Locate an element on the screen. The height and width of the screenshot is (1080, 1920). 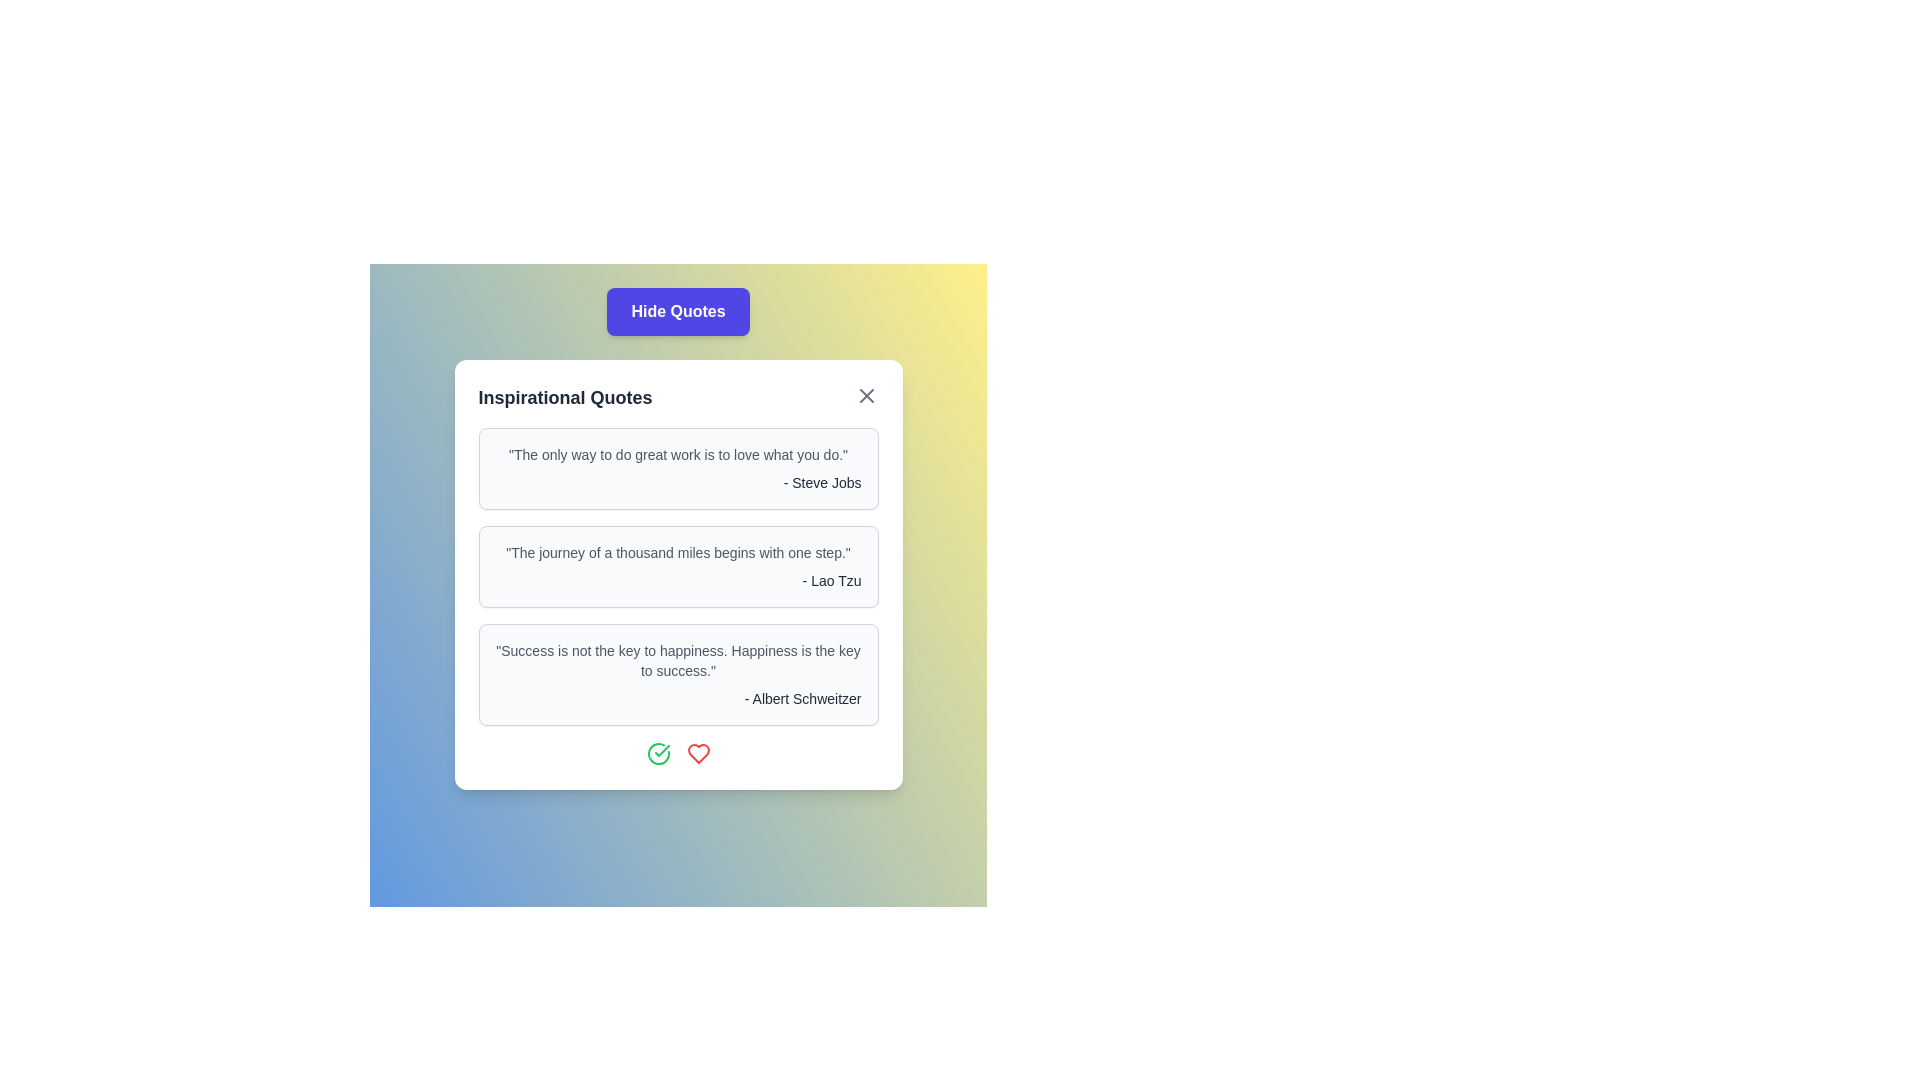
displayed text in the first quote section under the 'Inspirational Quotes' header, which is centrally positioned above other quote sections is located at coordinates (678, 469).